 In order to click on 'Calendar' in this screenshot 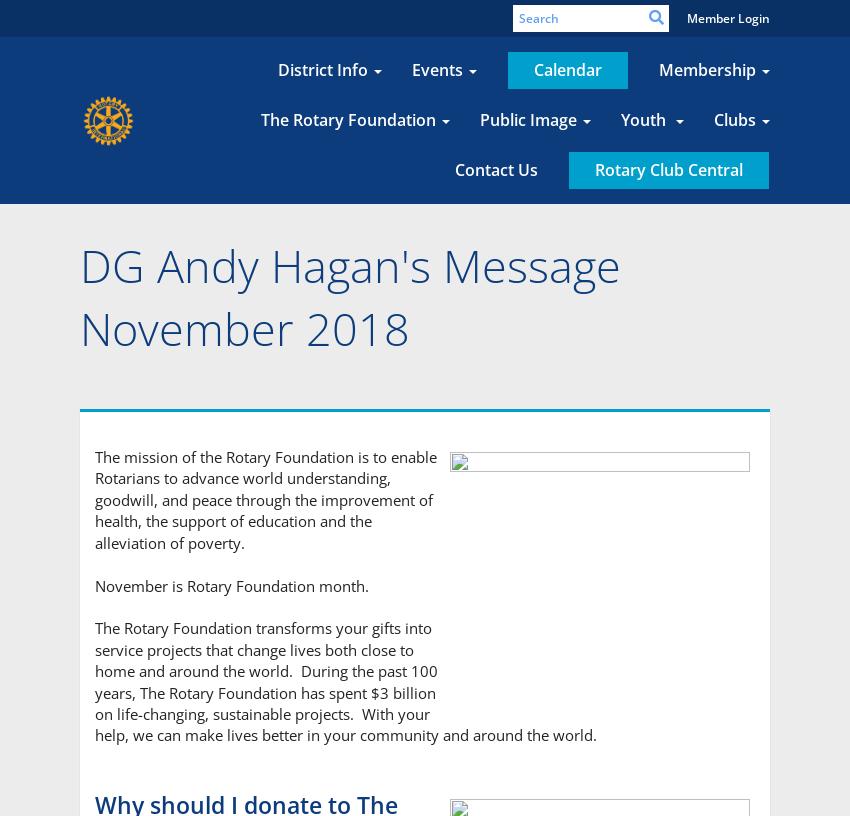, I will do `click(567, 69)`.